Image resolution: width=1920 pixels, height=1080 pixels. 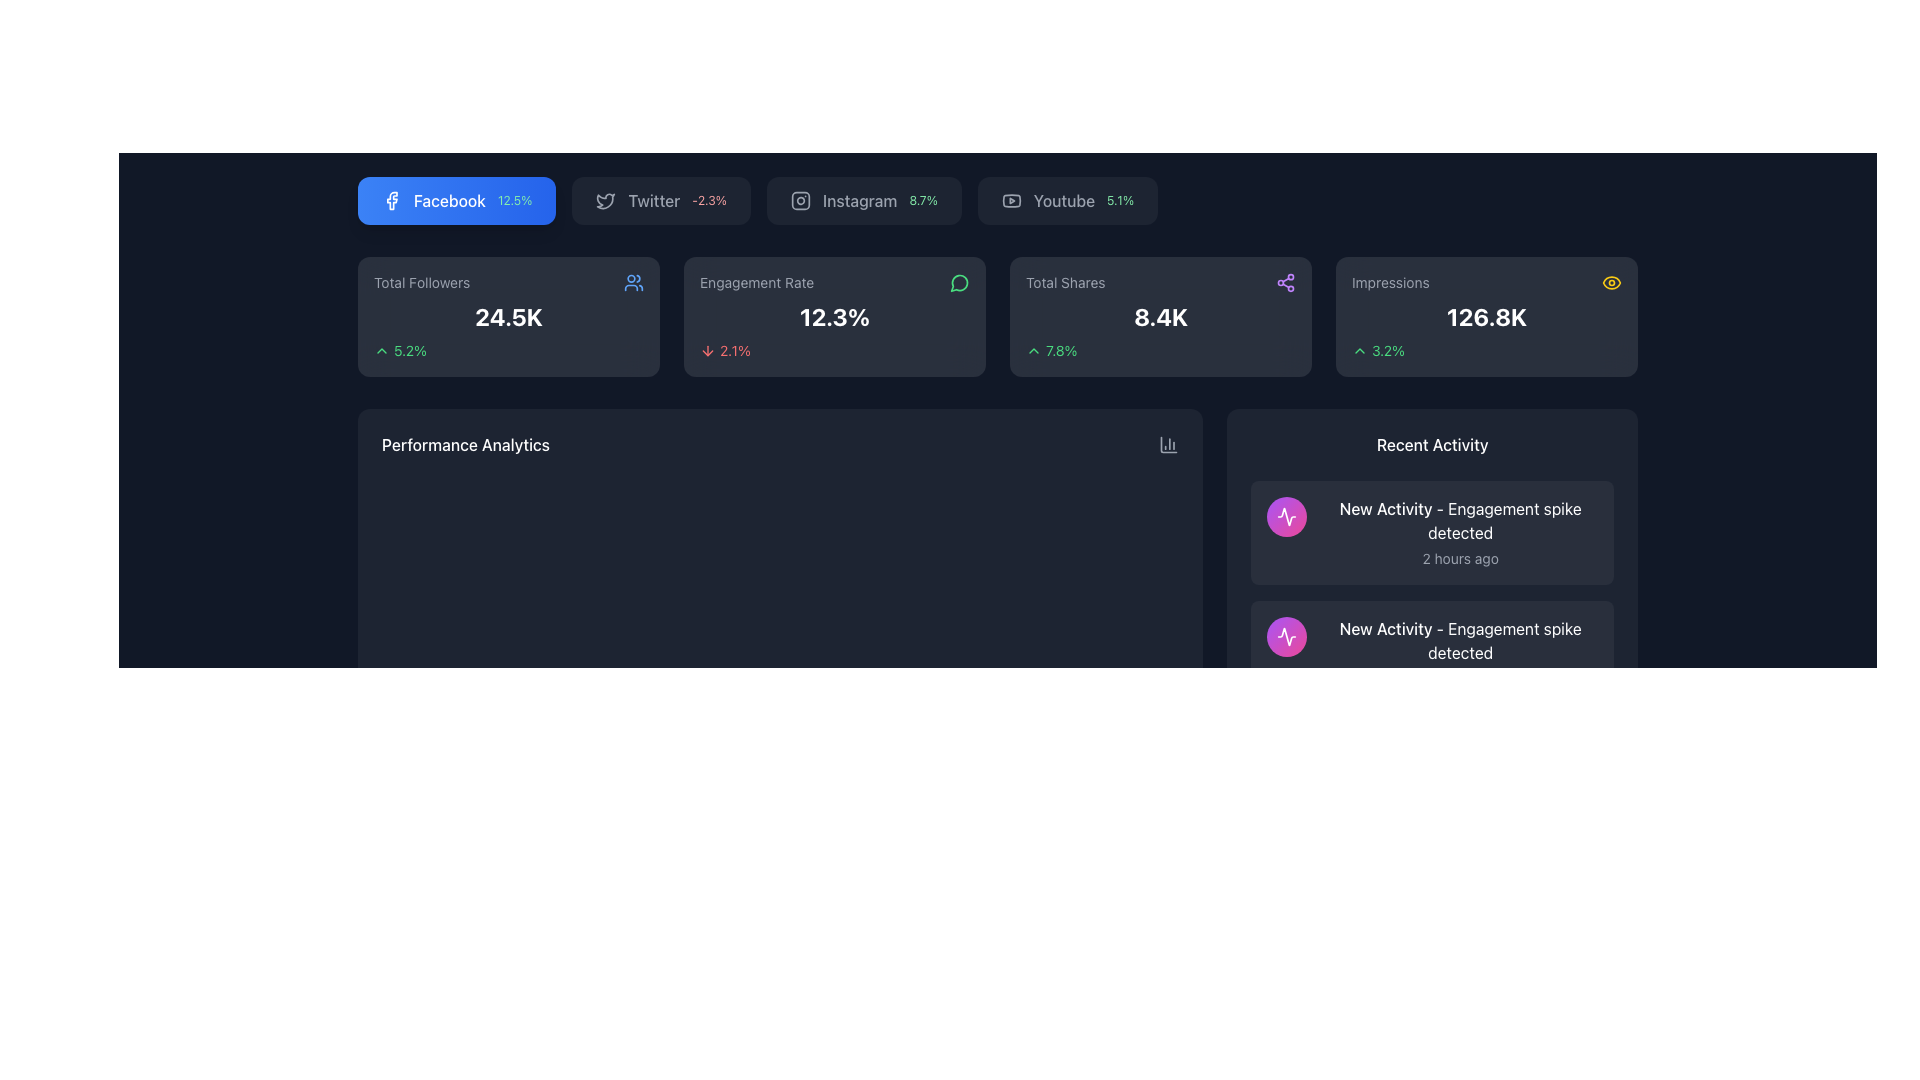 What do you see at coordinates (1487, 315) in the screenshot?
I see `text label displaying the count of impressions located in the middle section of the 'Impressions' card, positioned above a green percentage value` at bounding box center [1487, 315].